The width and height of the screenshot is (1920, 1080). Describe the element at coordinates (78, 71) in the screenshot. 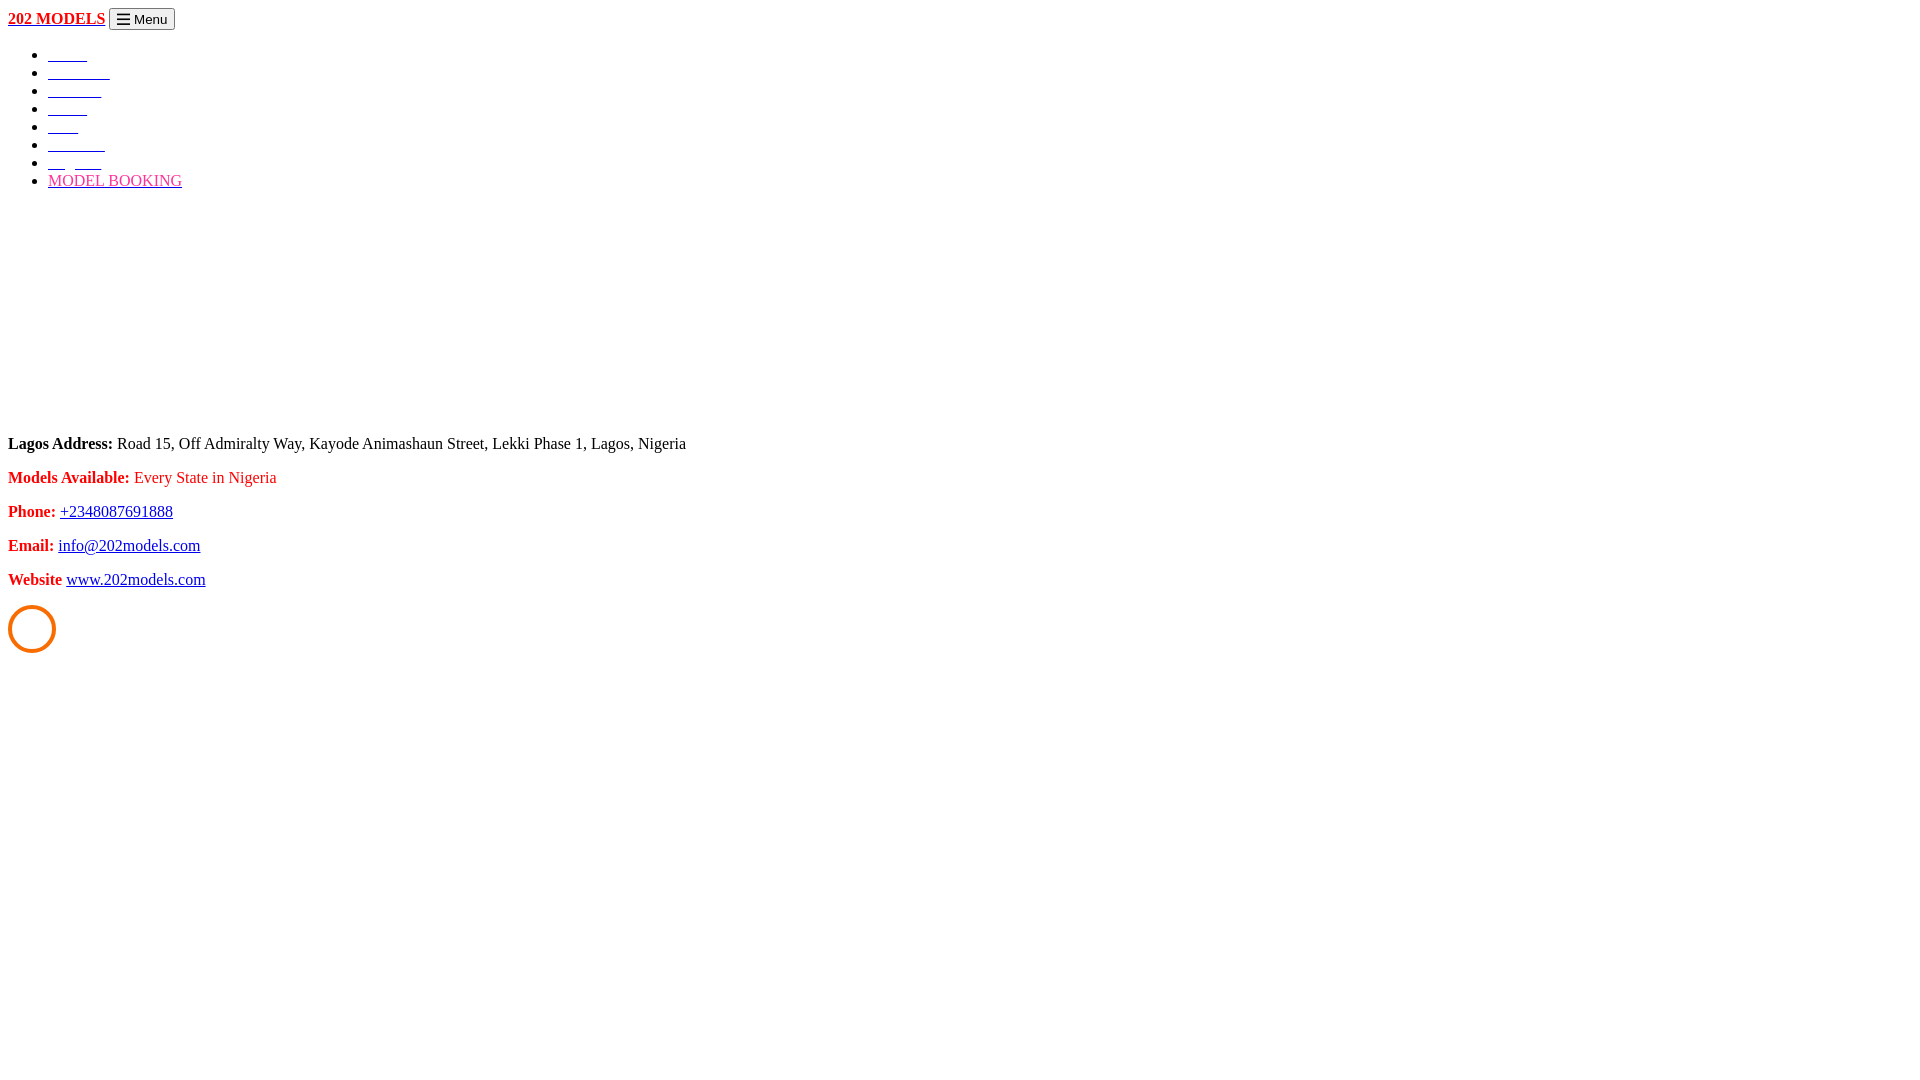

I see `'About Us'` at that location.